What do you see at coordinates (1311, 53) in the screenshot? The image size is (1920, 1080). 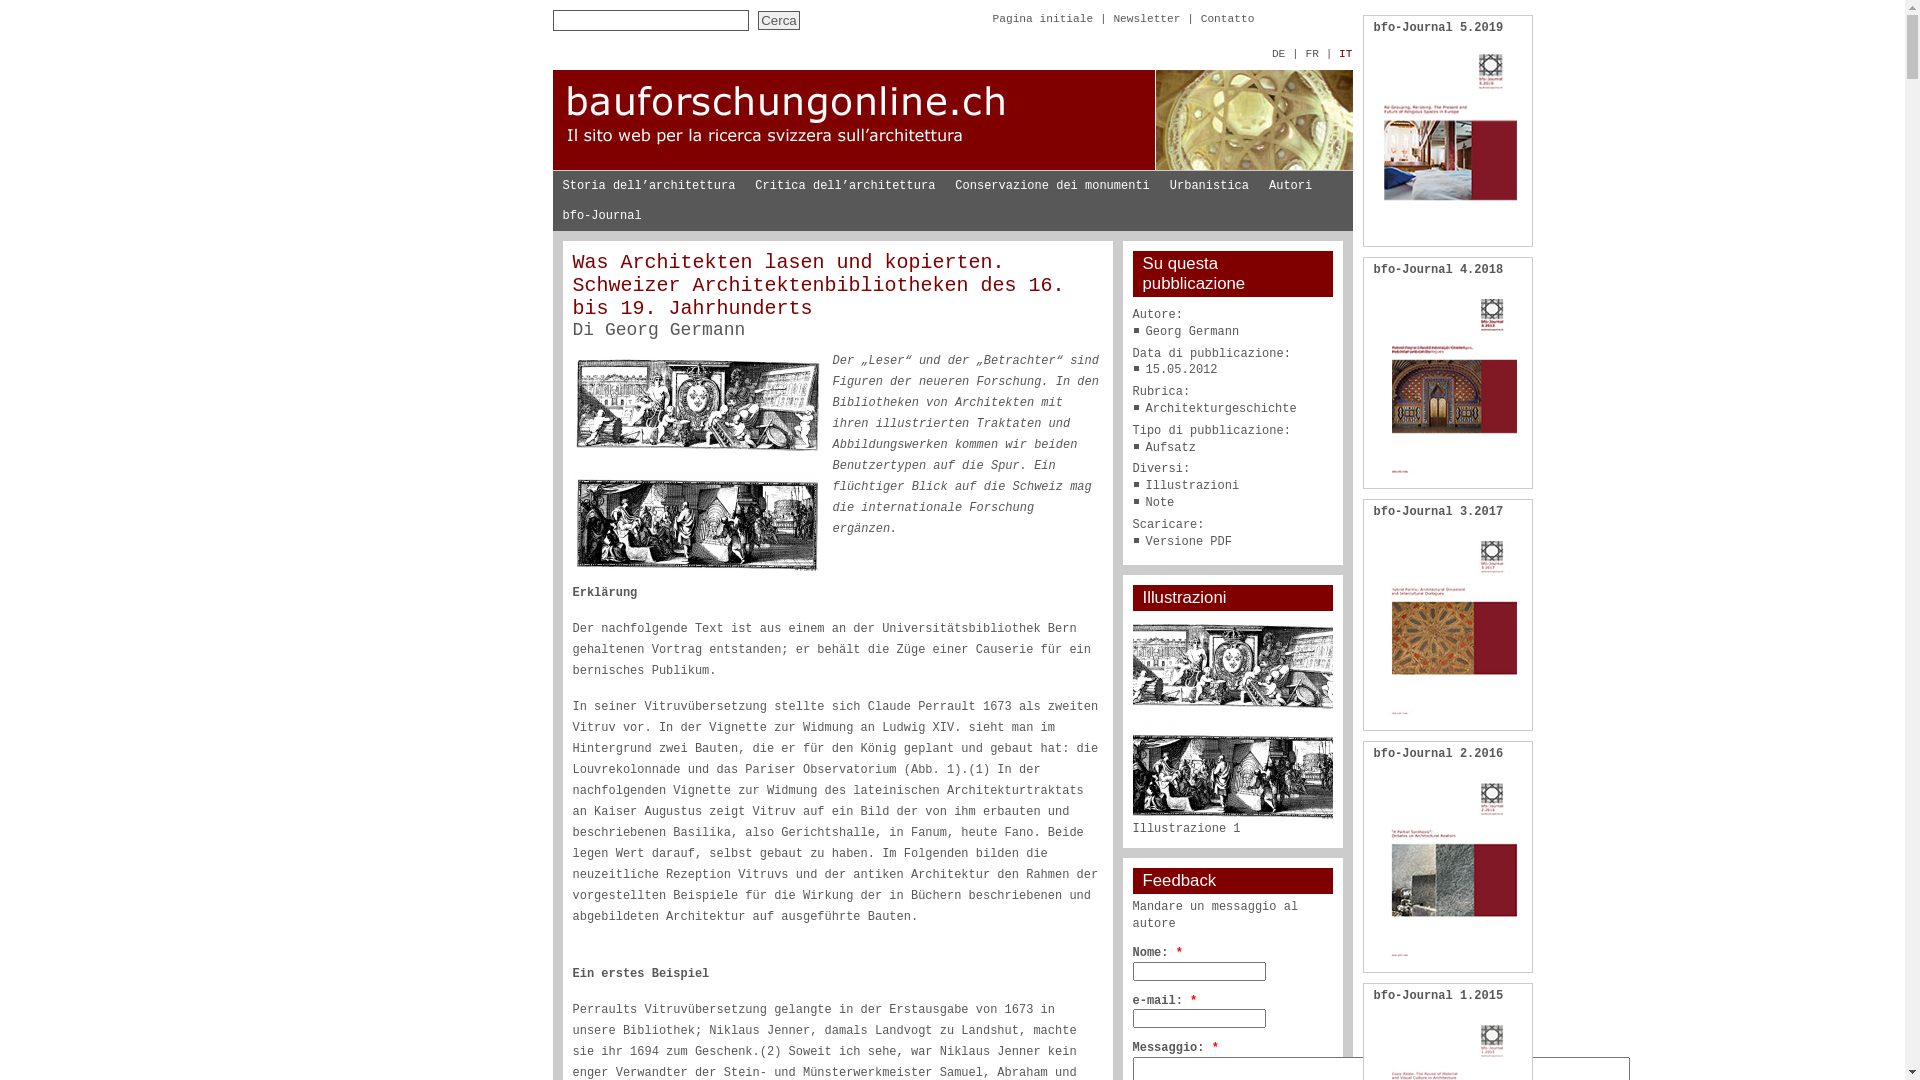 I see `'FR'` at bounding box center [1311, 53].